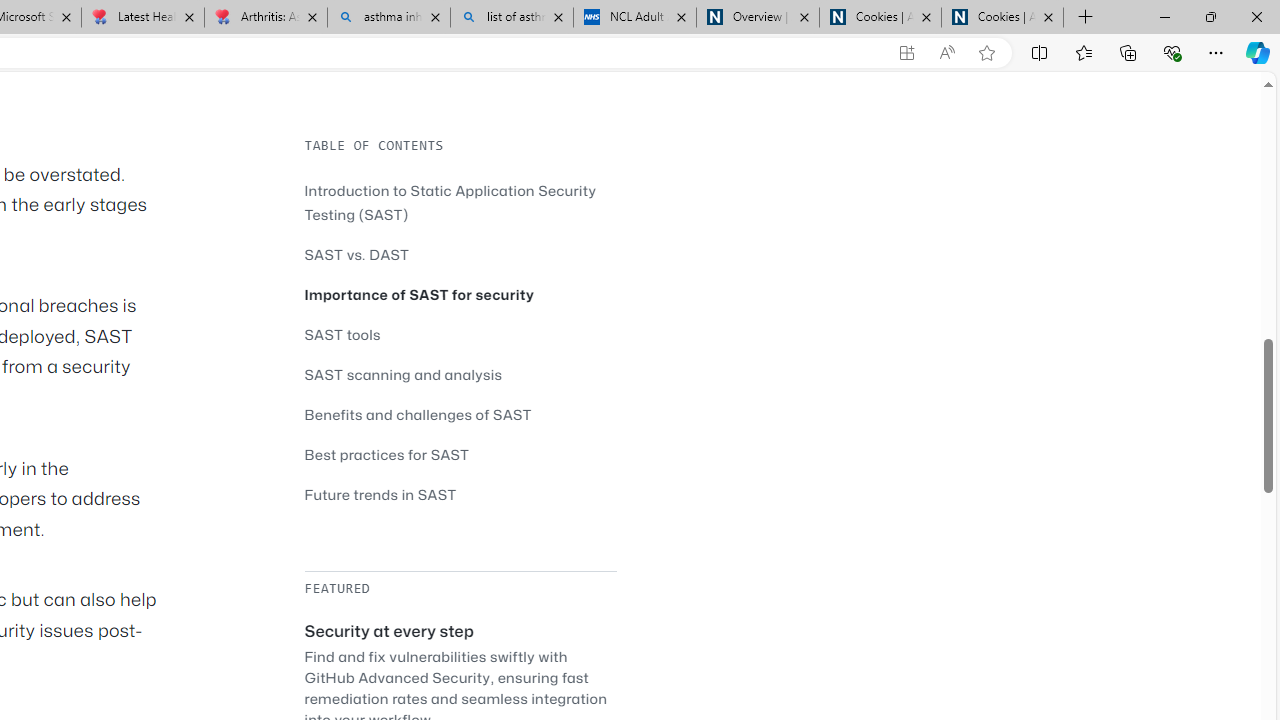 Image resolution: width=1280 pixels, height=720 pixels. I want to click on 'SAST scanning and analysis', so click(402, 374).